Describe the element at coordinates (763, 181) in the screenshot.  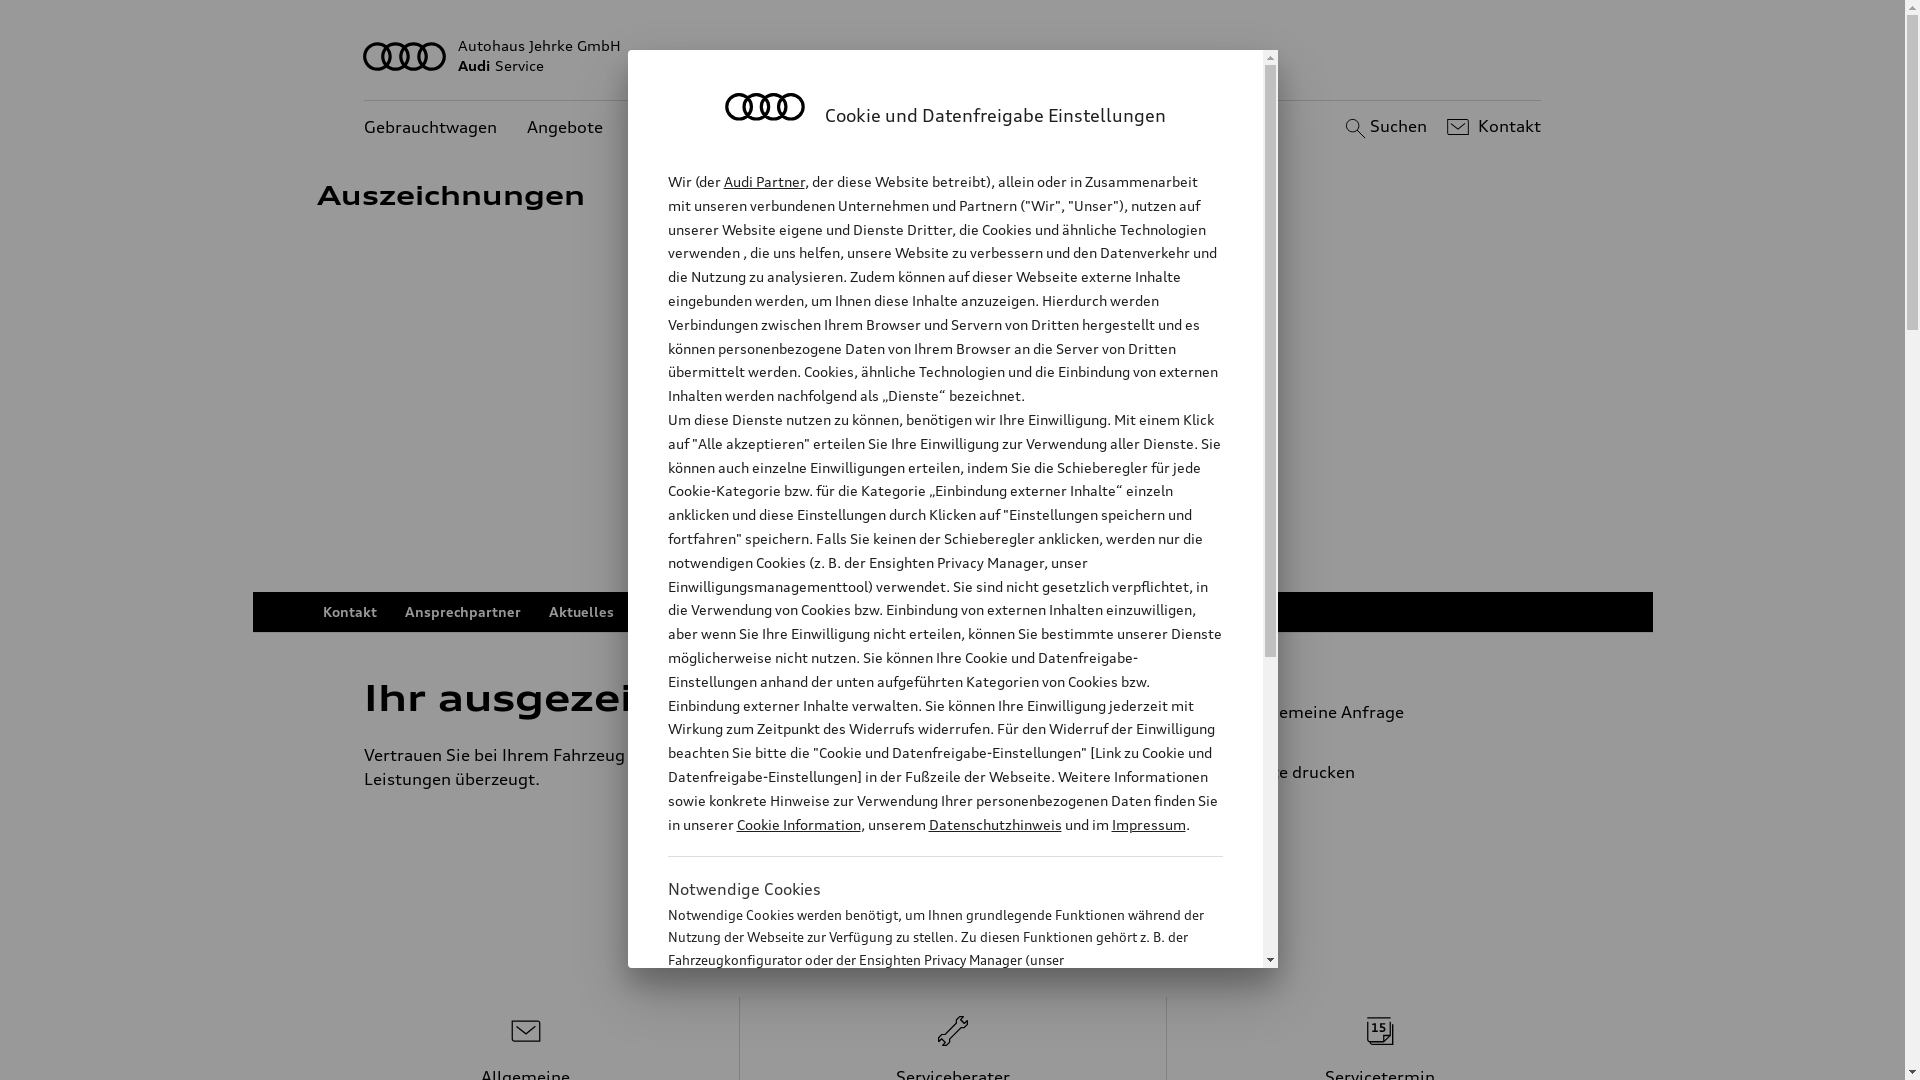
I see `'Audi Partner'` at that location.